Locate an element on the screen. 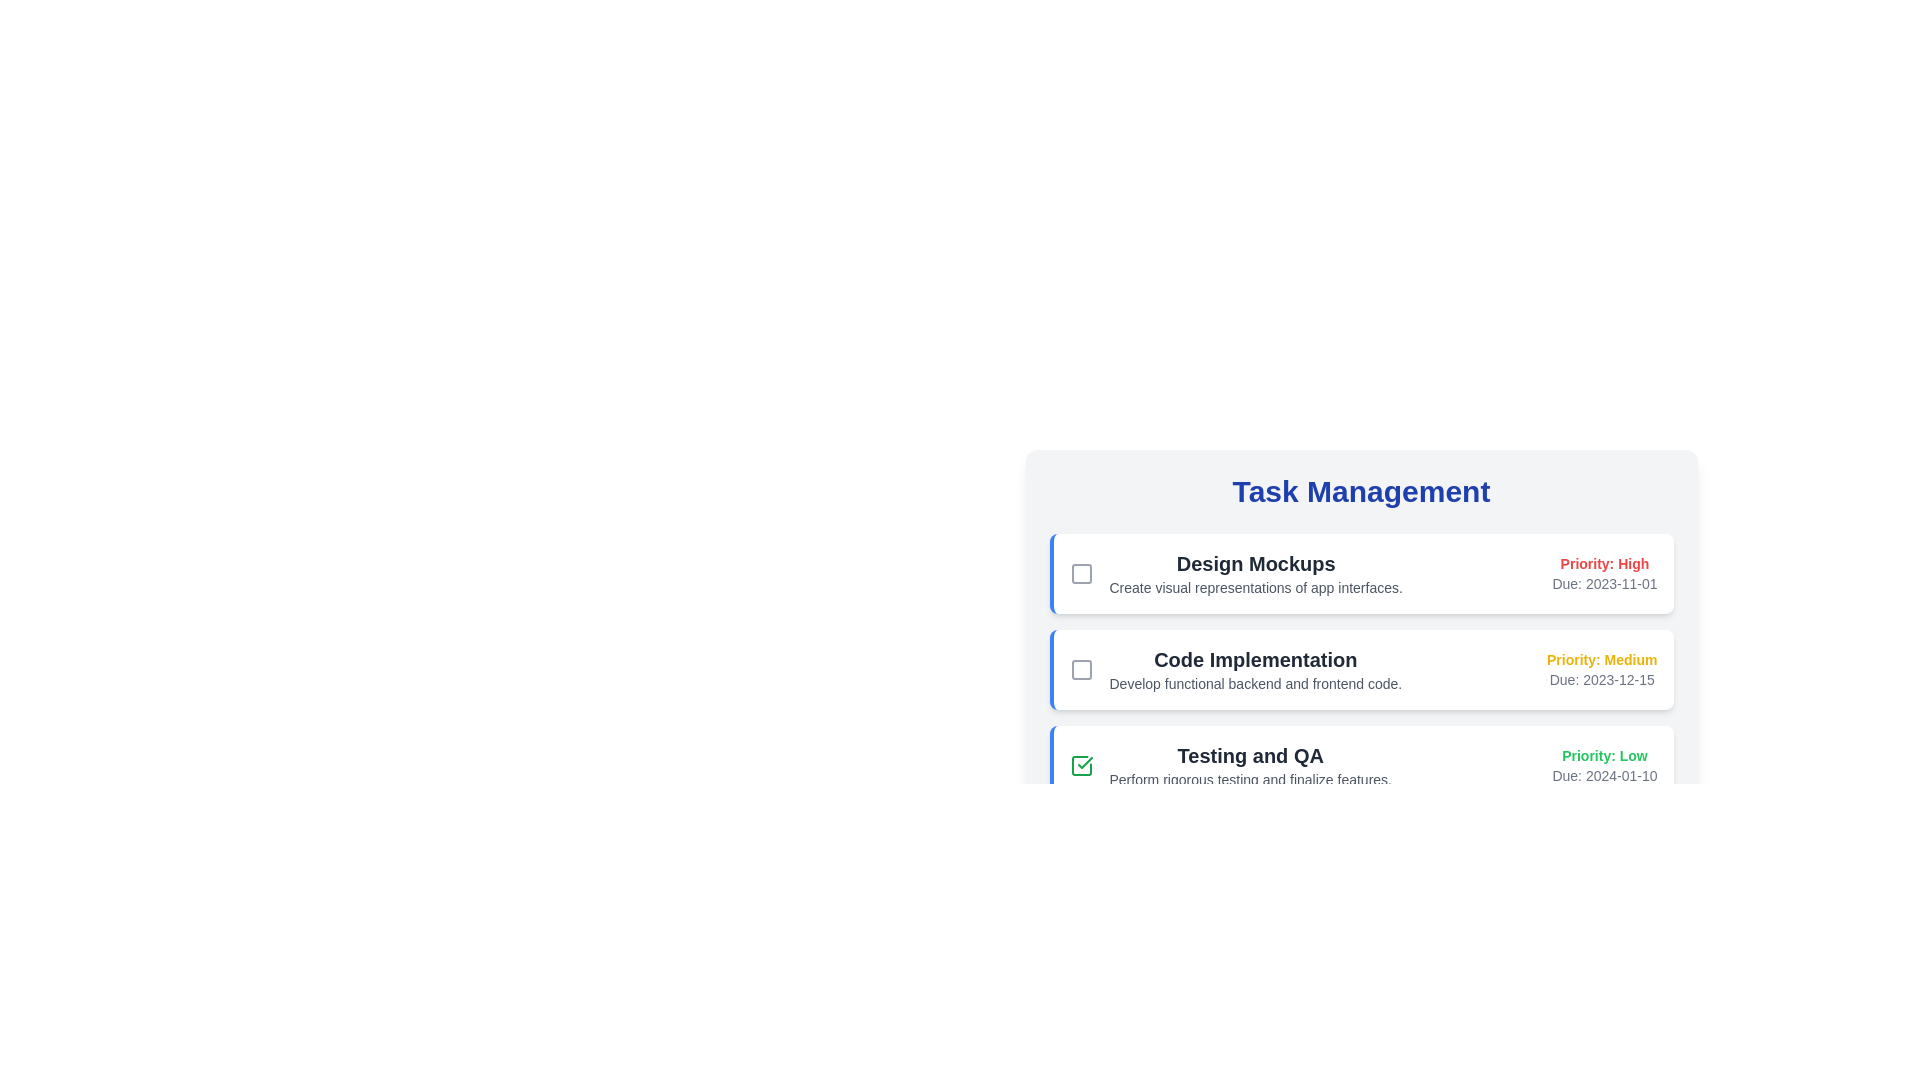 Image resolution: width=1920 pixels, height=1080 pixels. task details for the 'Code Implementation' labeled task, which is the second item in the Task Management section is located at coordinates (1234, 670).